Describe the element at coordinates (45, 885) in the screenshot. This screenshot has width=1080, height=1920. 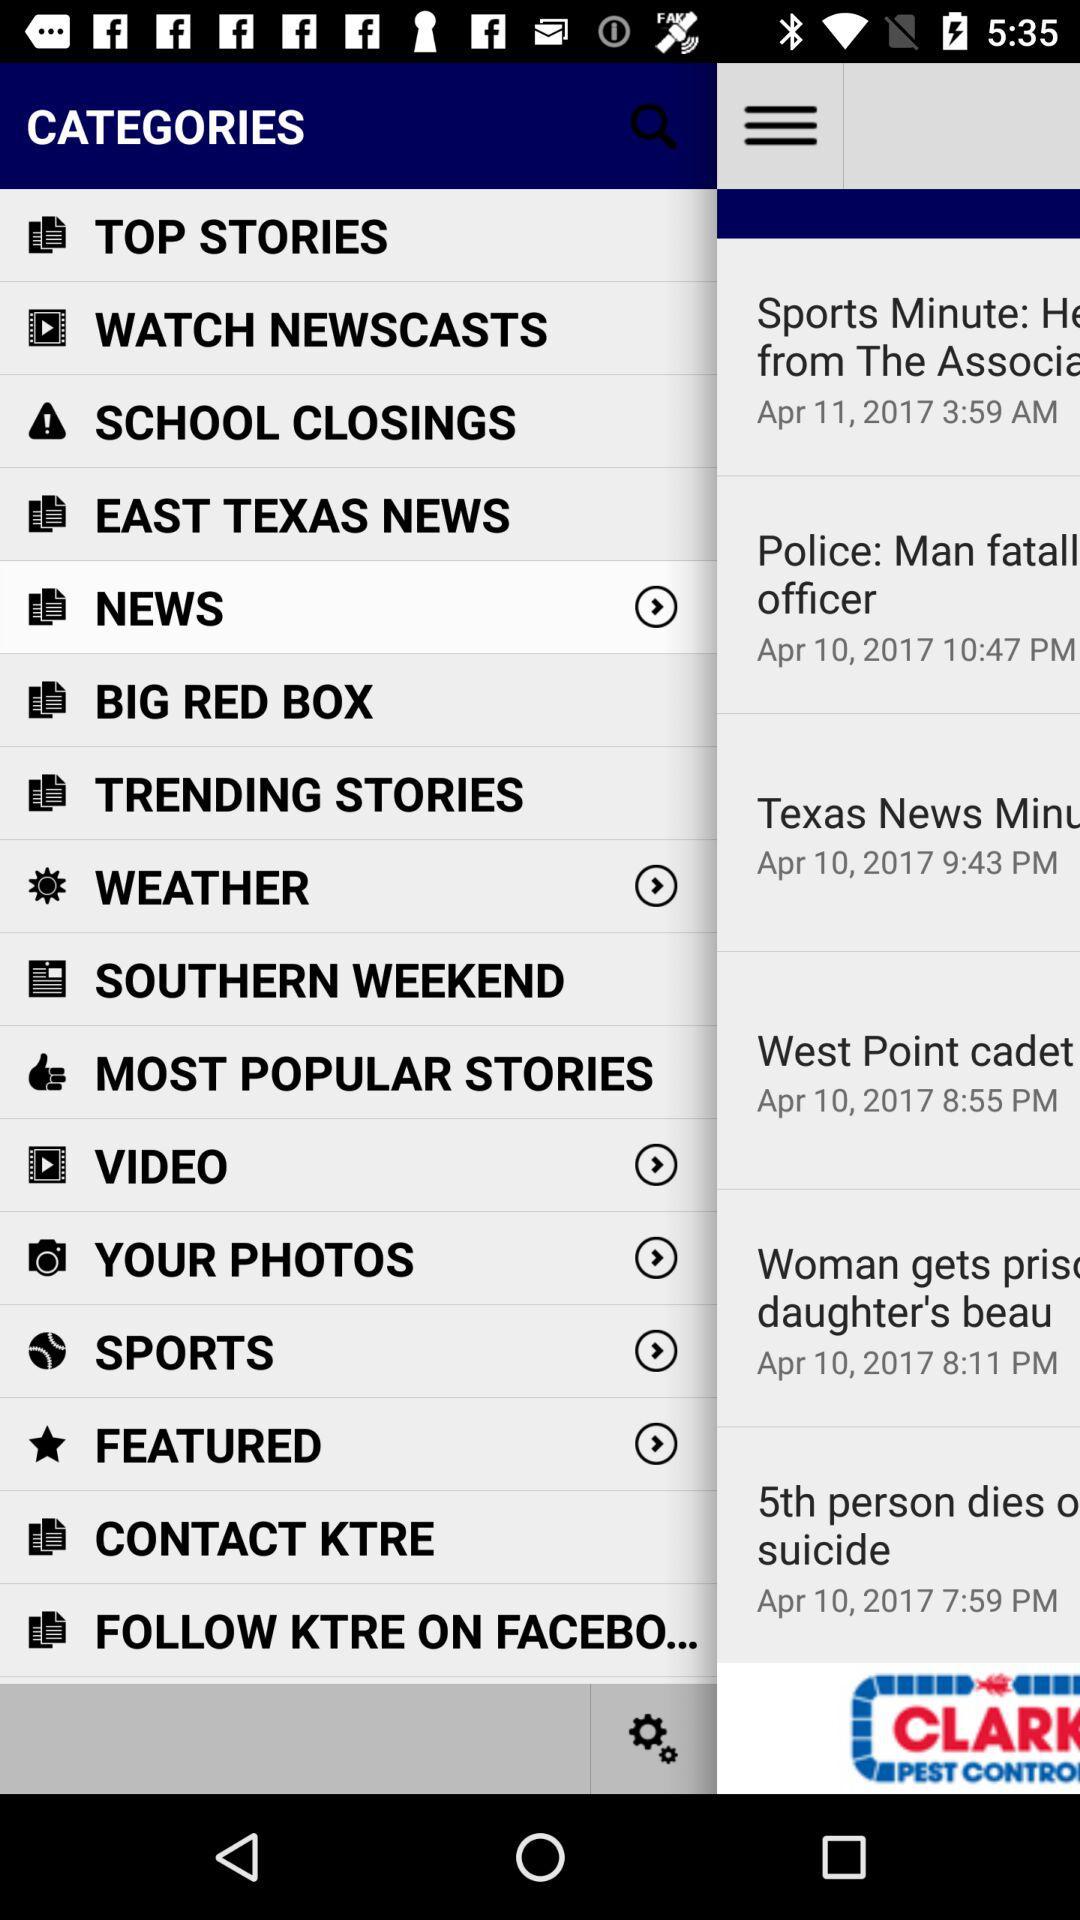
I see `the sun symbol which is to the left of weather` at that location.